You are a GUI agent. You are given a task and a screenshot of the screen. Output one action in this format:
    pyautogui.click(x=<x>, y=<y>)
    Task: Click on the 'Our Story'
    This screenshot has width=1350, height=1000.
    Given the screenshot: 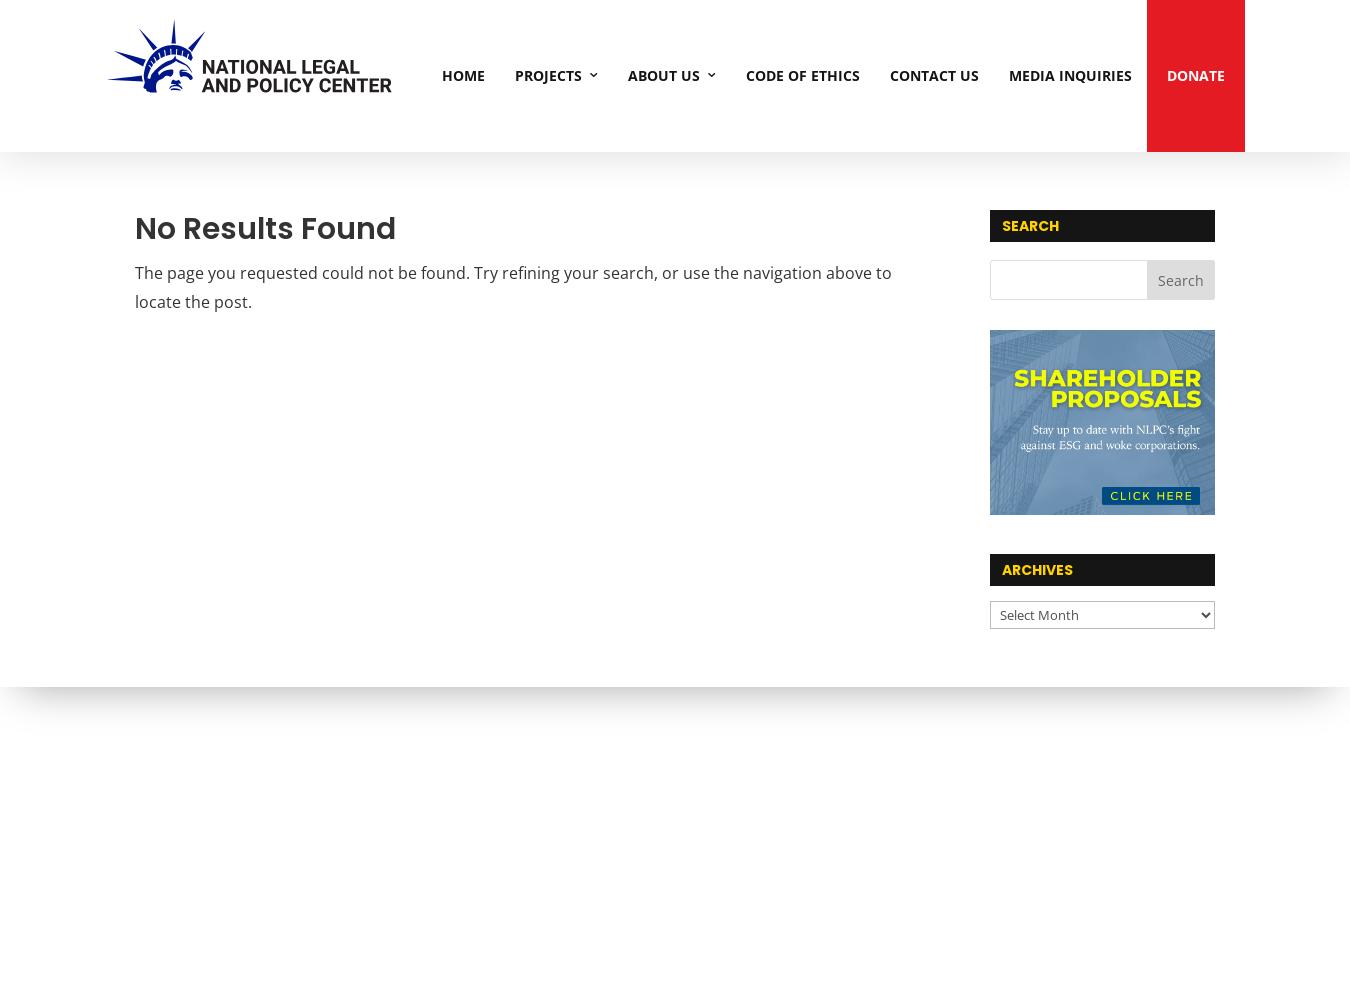 What is the action you would take?
    pyautogui.click(x=662, y=143)
    